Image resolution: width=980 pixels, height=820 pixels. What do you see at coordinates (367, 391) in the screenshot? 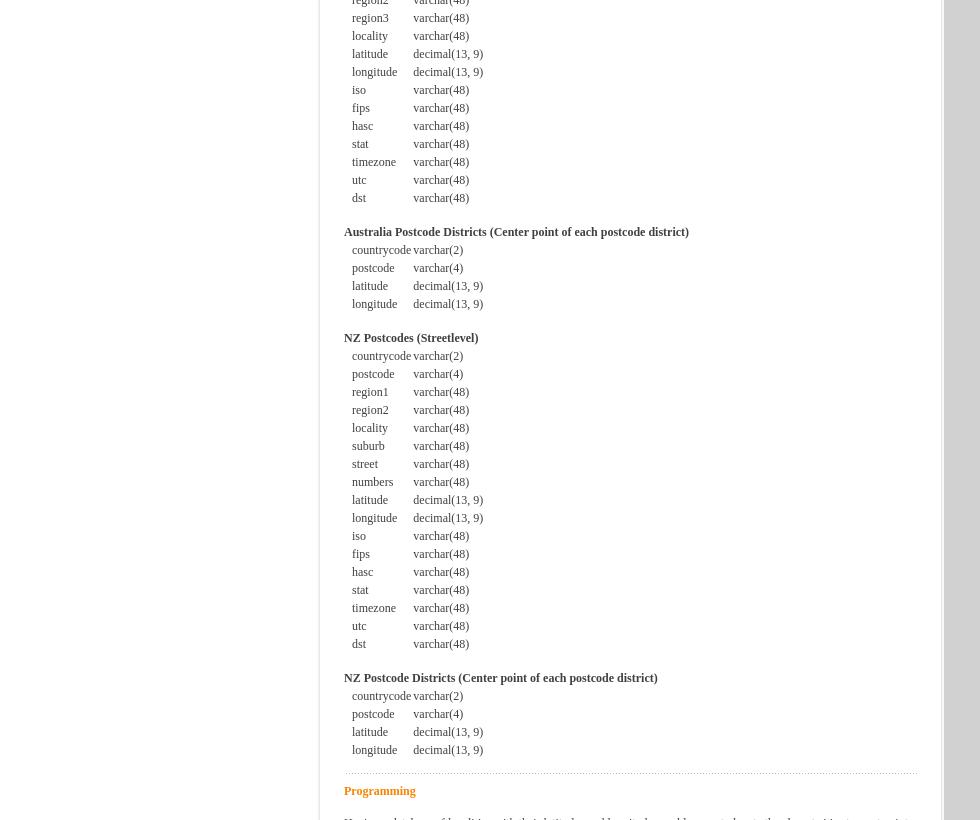
I see `'region1'` at bounding box center [367, 391].